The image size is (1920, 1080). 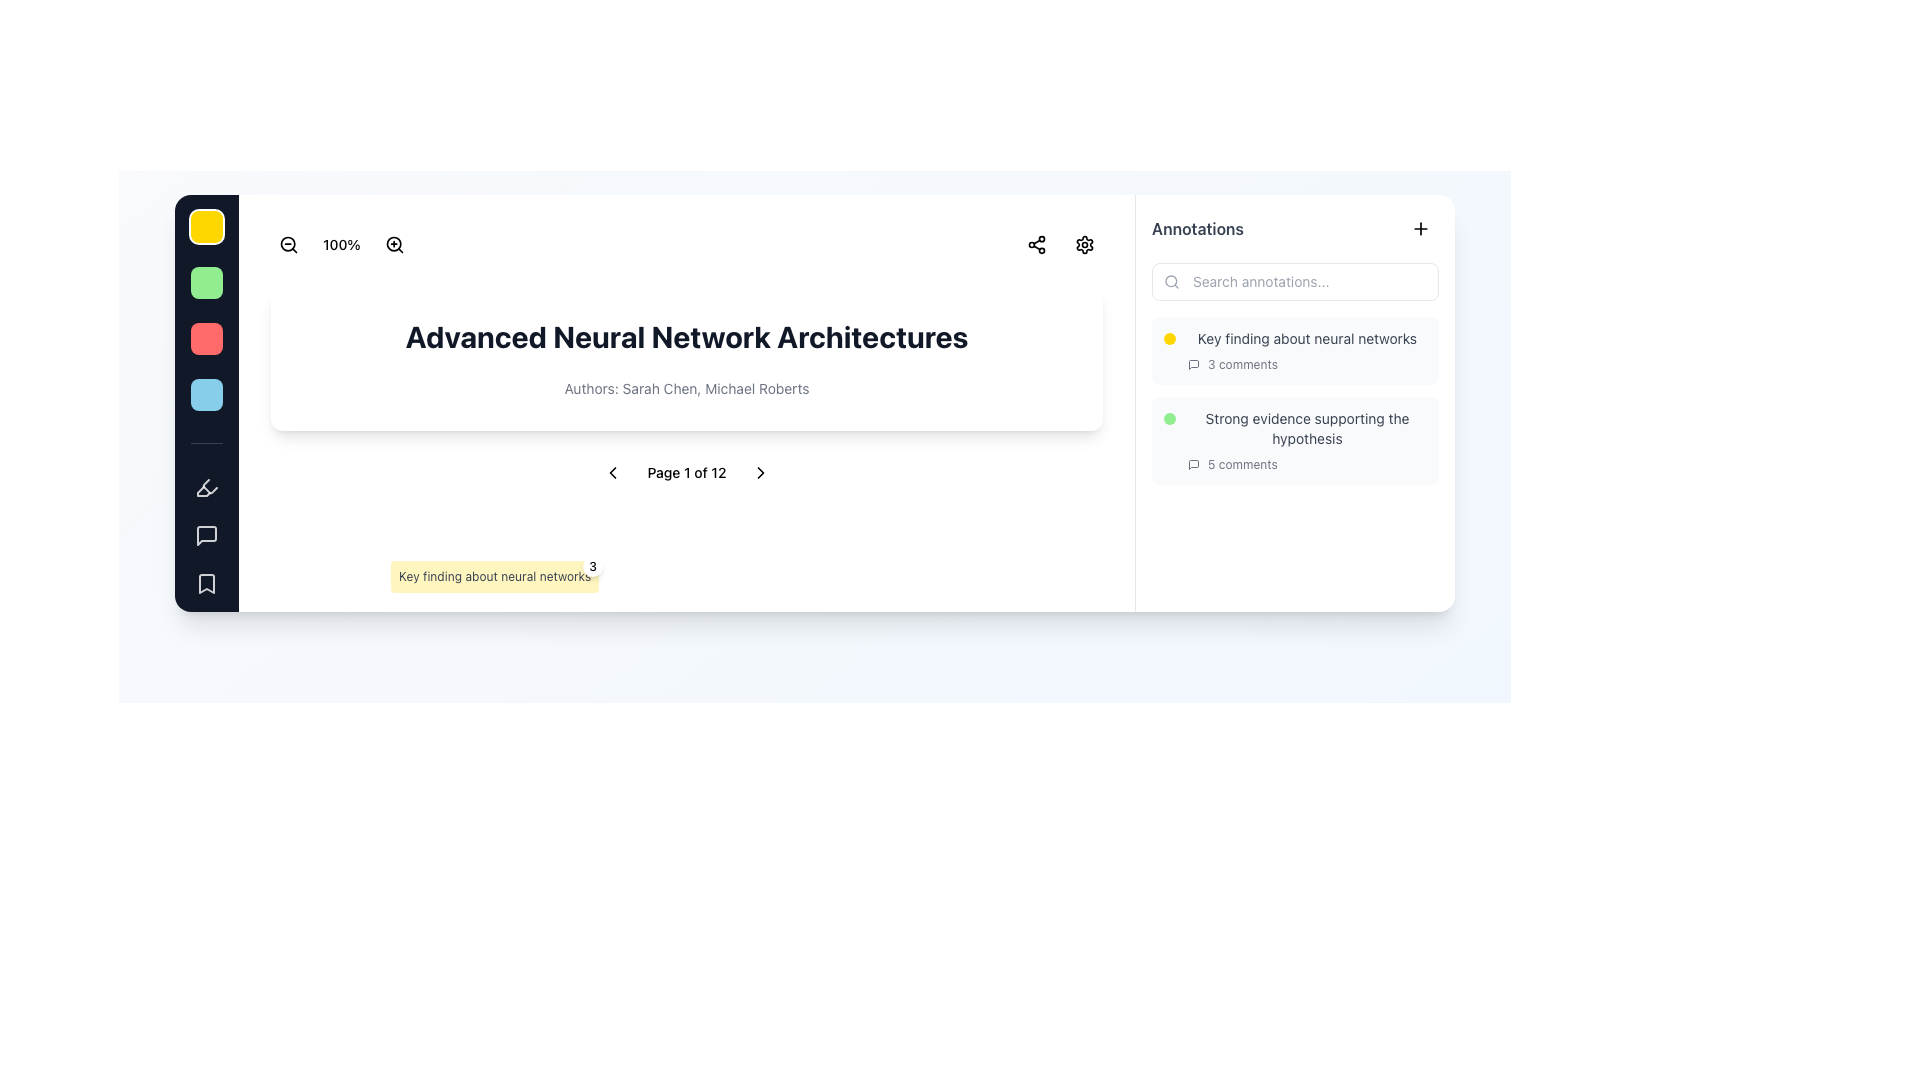 I want to click on the text label that serves as the header for the annotations section, positioned in the right-side panel near the top-left corner, preceding the search bar, so click(x=1198, y=227).